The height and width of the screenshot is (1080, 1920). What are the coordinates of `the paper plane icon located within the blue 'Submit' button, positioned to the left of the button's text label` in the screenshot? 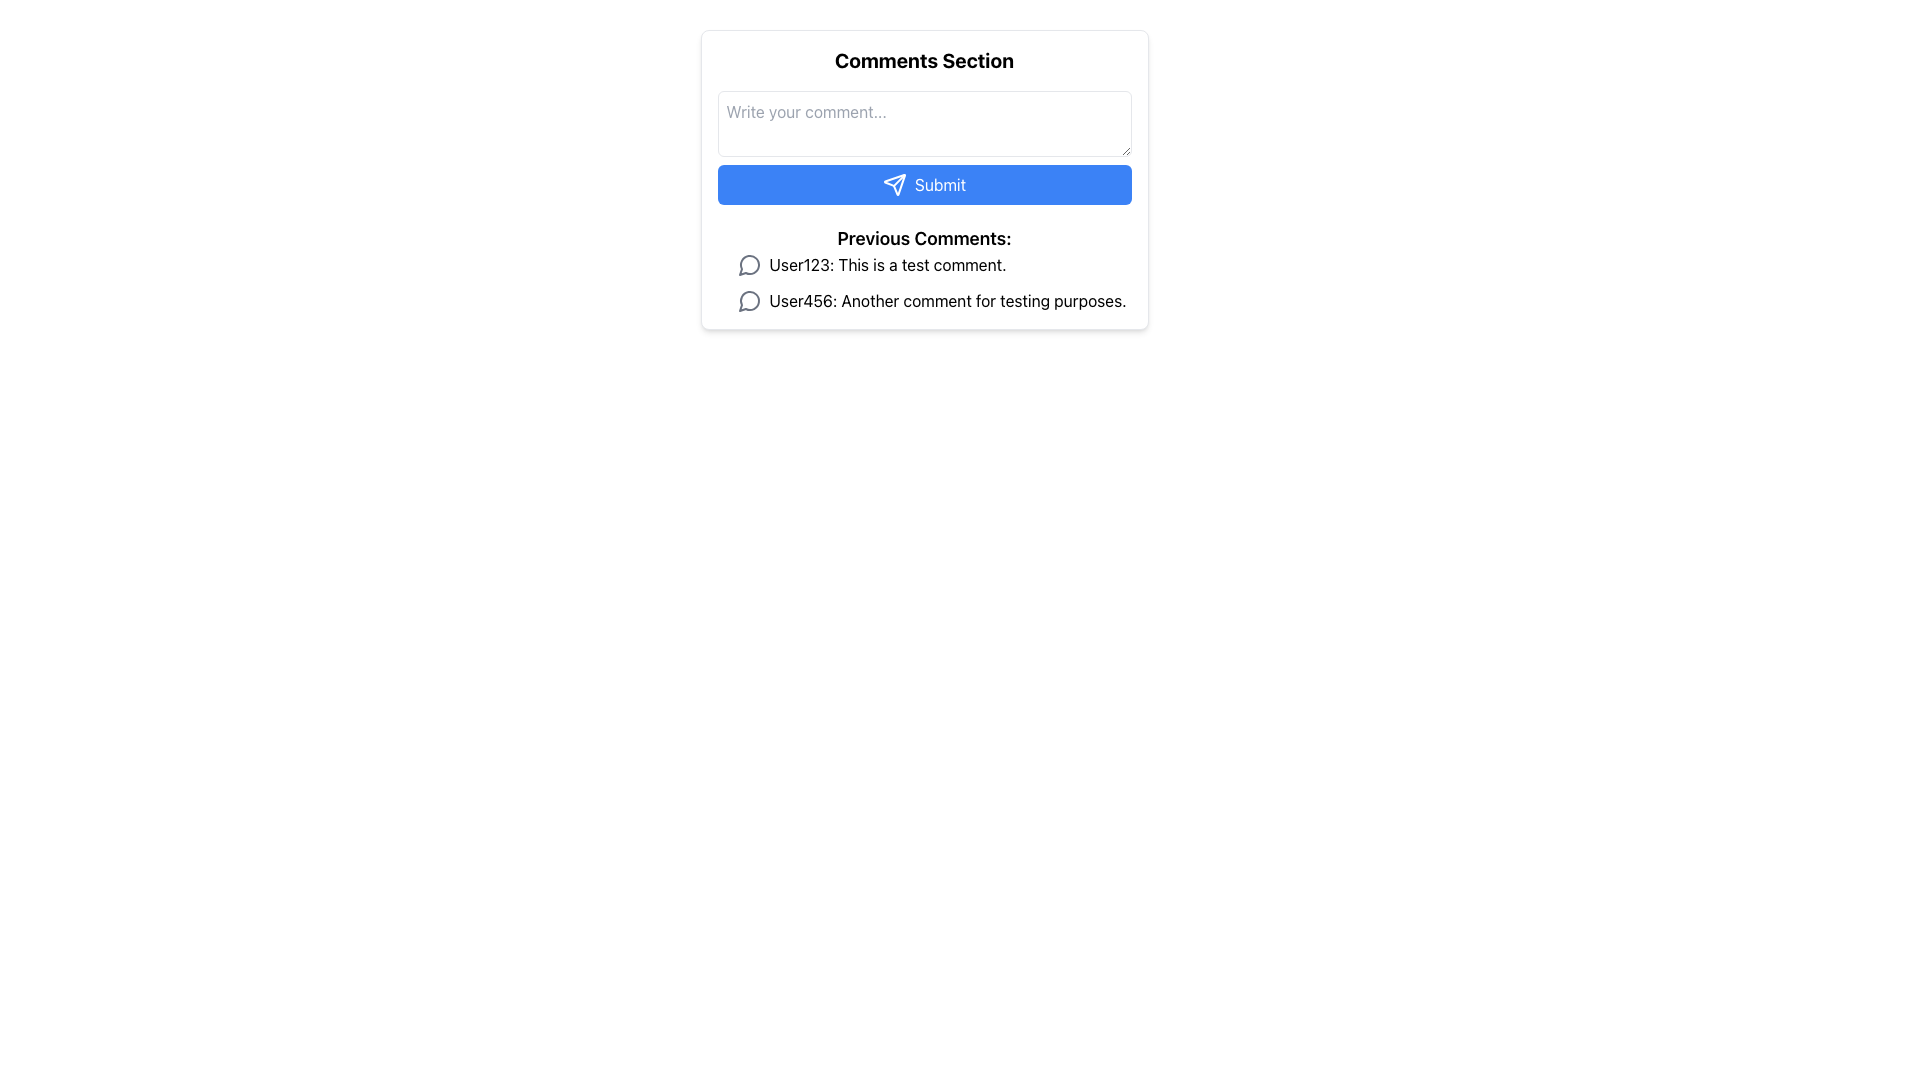 It's located at (893, 185).